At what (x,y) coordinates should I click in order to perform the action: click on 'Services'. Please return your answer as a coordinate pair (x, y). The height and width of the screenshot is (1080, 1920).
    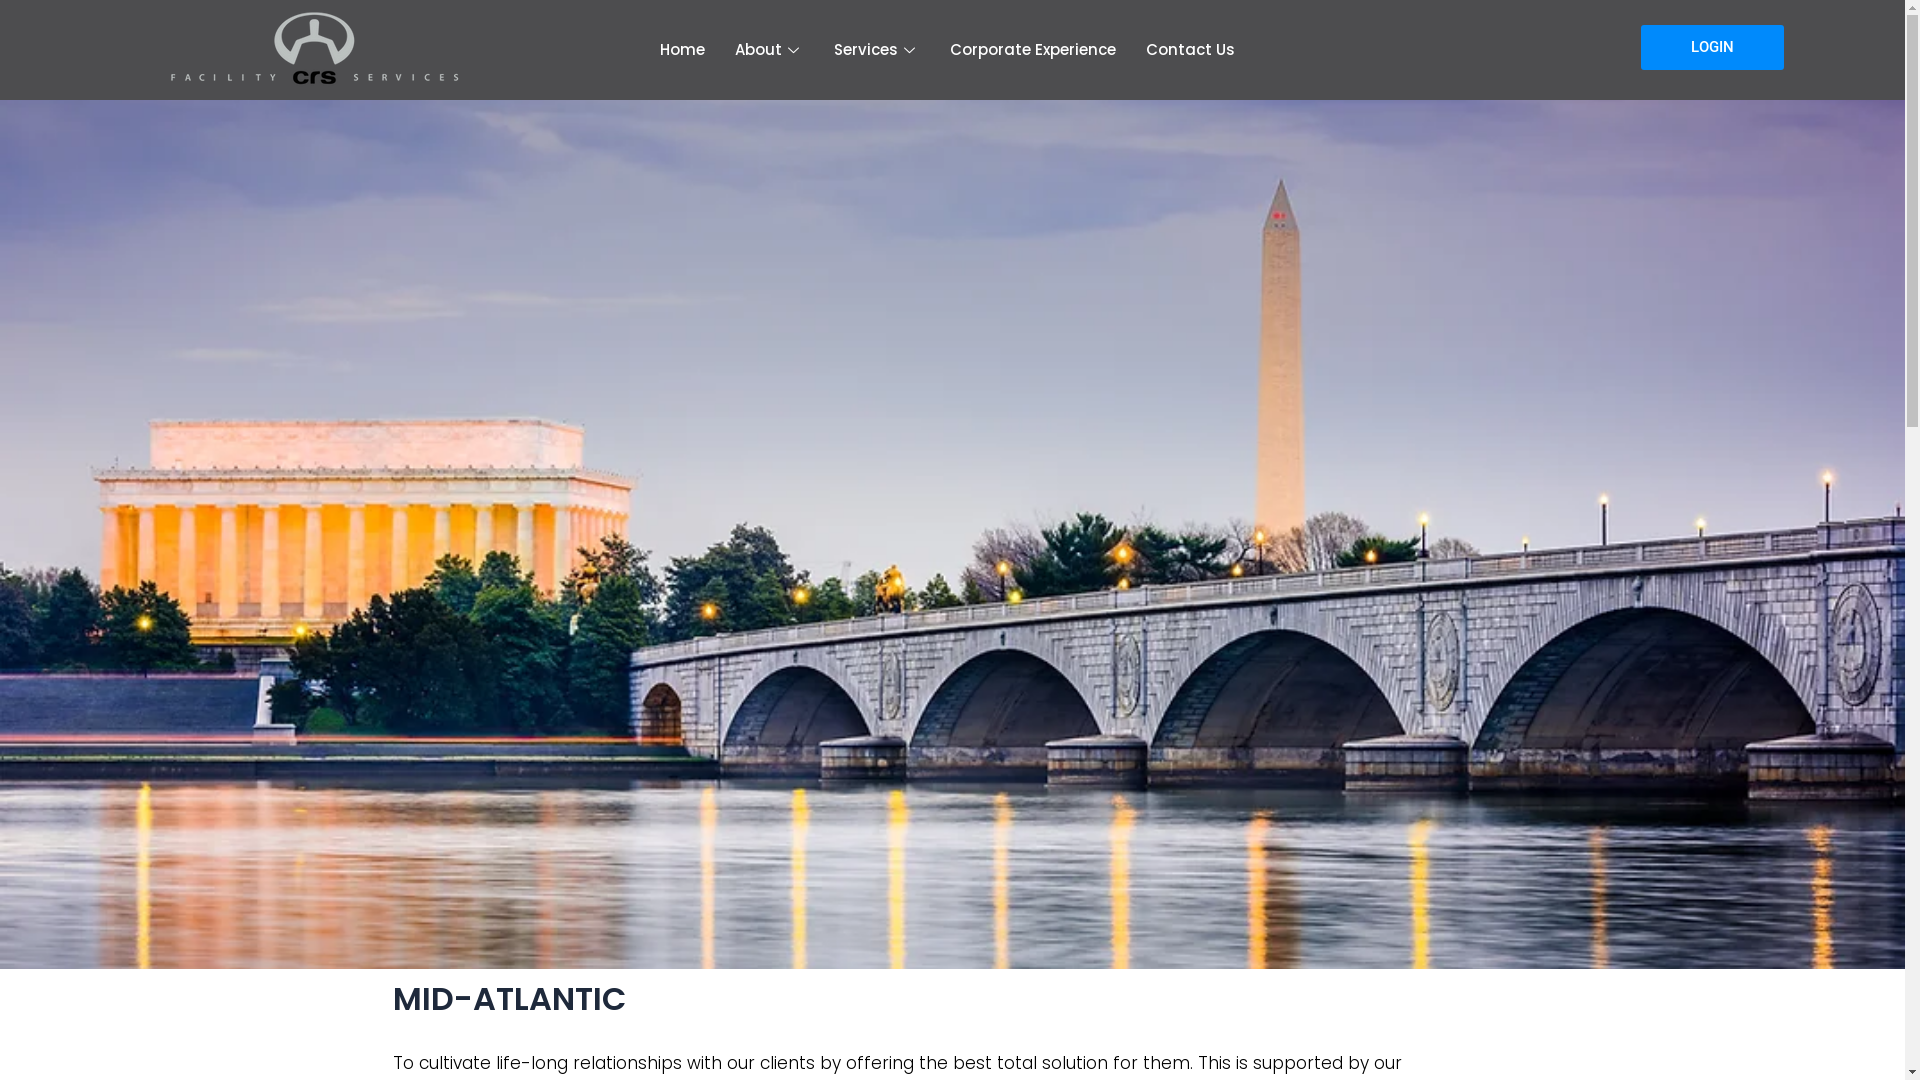
    Looking at the image, I should click on (877, 49).